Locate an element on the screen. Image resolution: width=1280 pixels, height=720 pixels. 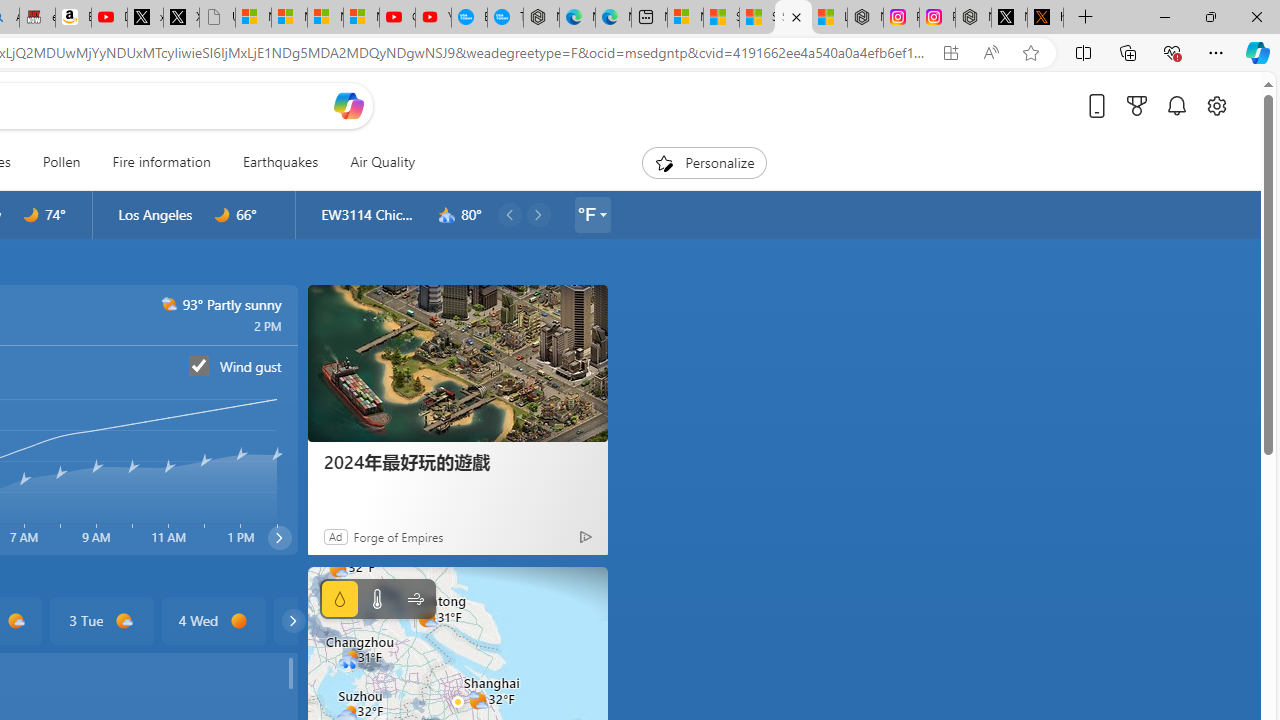
'n3200' is located at coordinates (446, 215).